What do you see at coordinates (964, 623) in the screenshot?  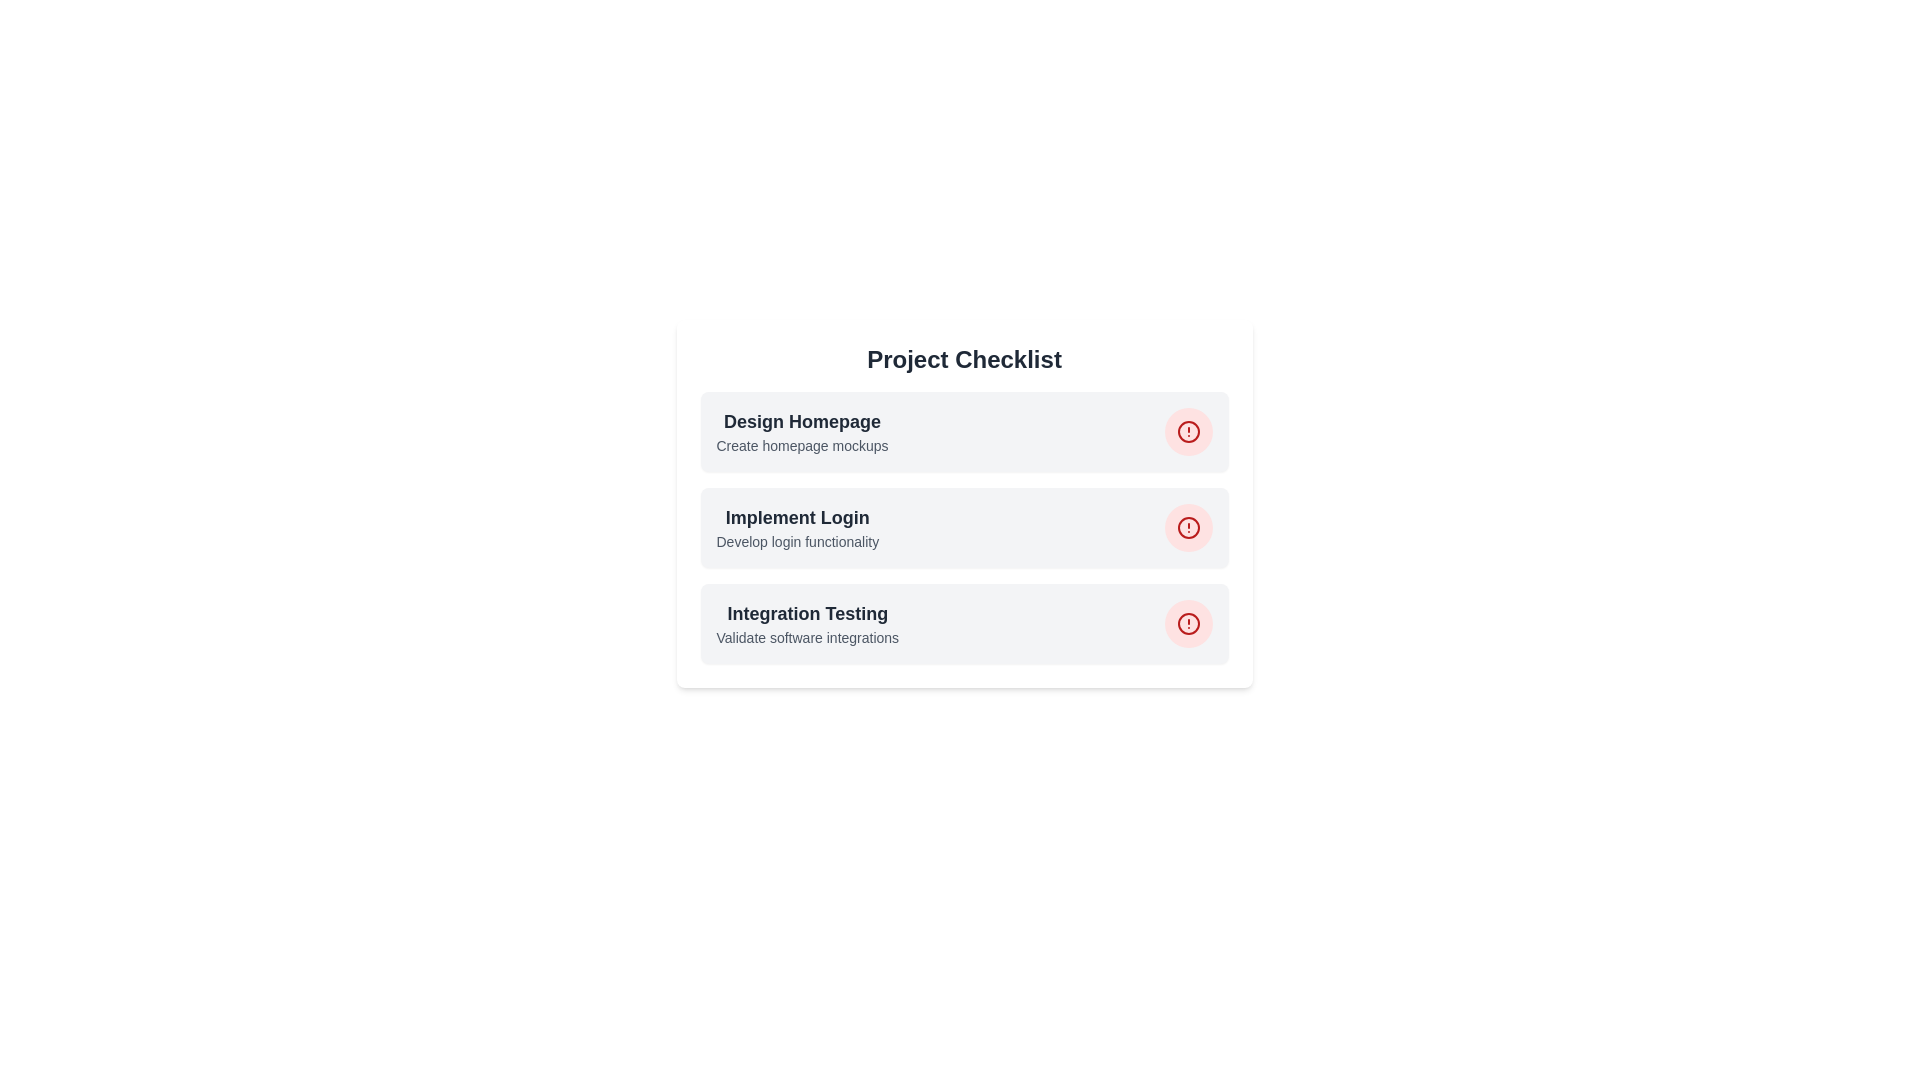 I see `the circular button in the task management interface for 'Integration Testing'` at bounding box center [964, 623].